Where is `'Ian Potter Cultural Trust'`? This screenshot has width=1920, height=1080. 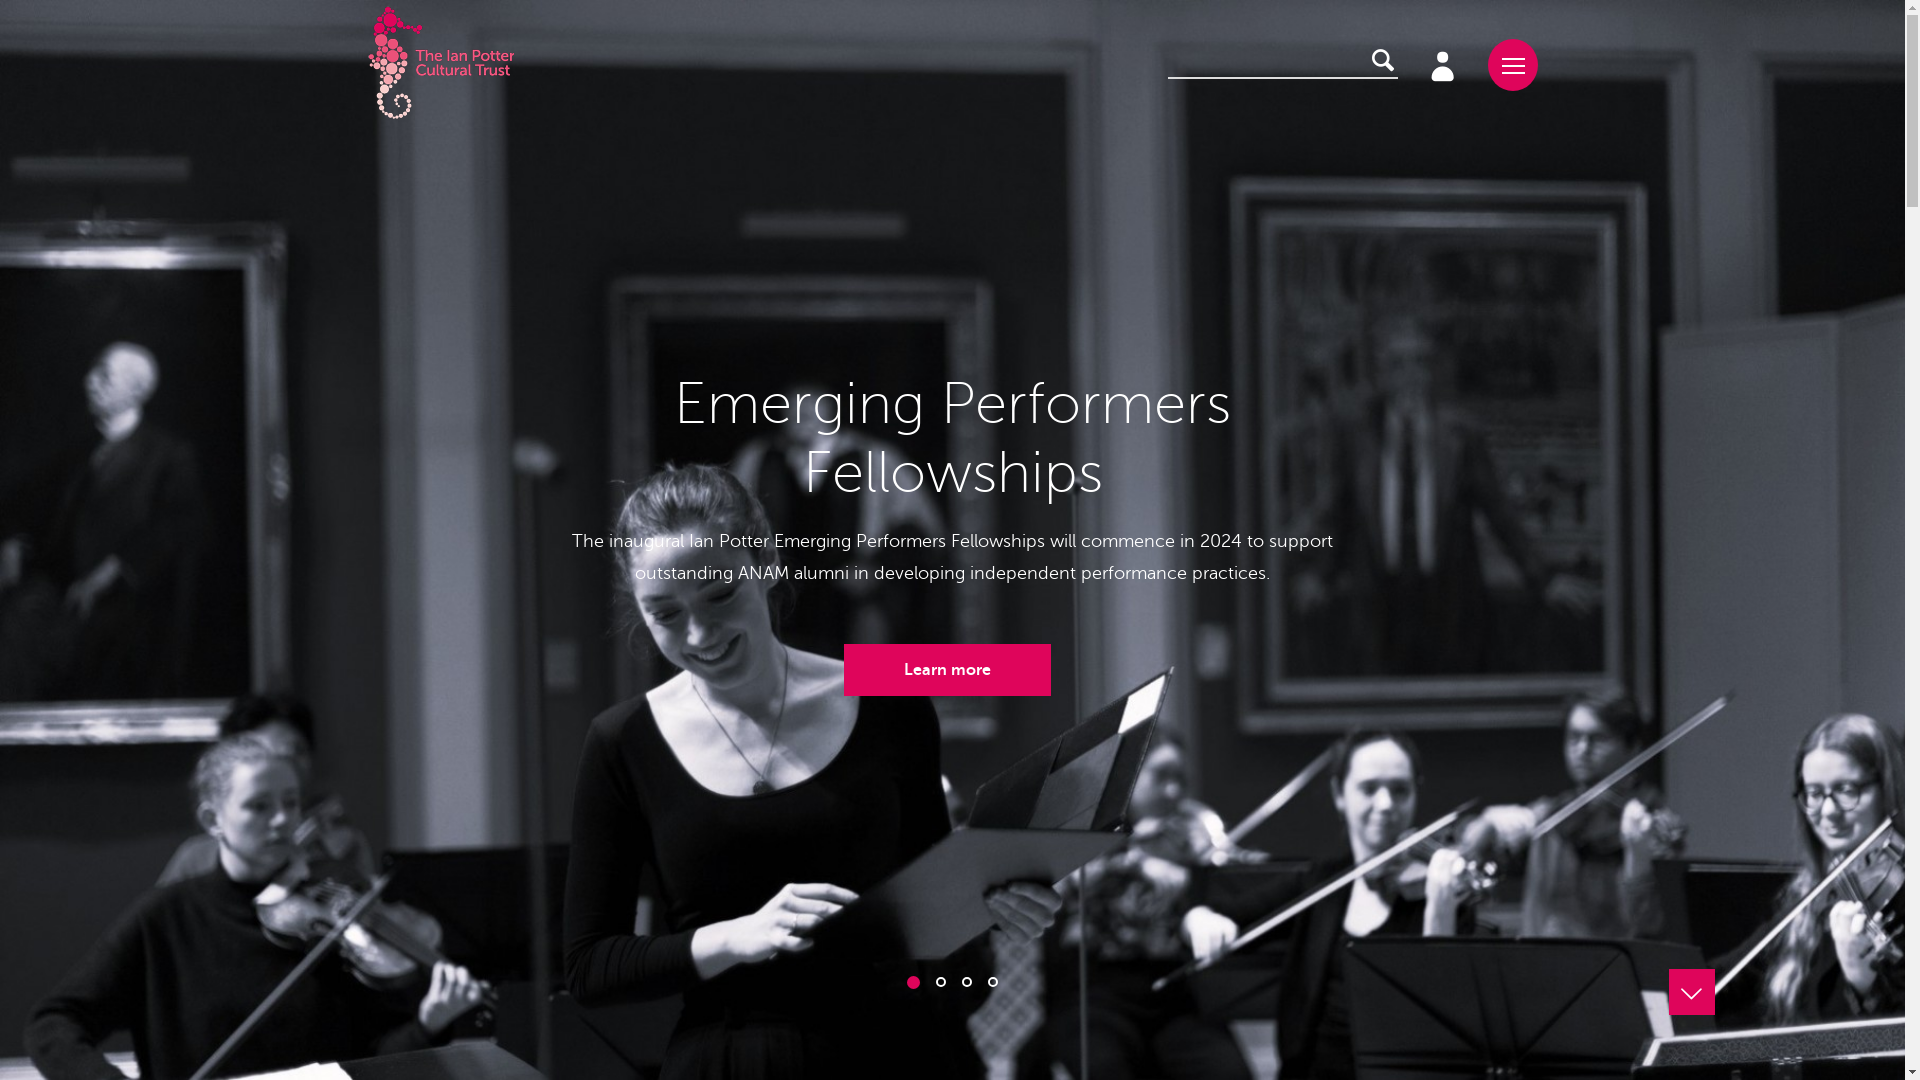
'Ian Potter Cultural Trust' is located at coordinates (440, 63).